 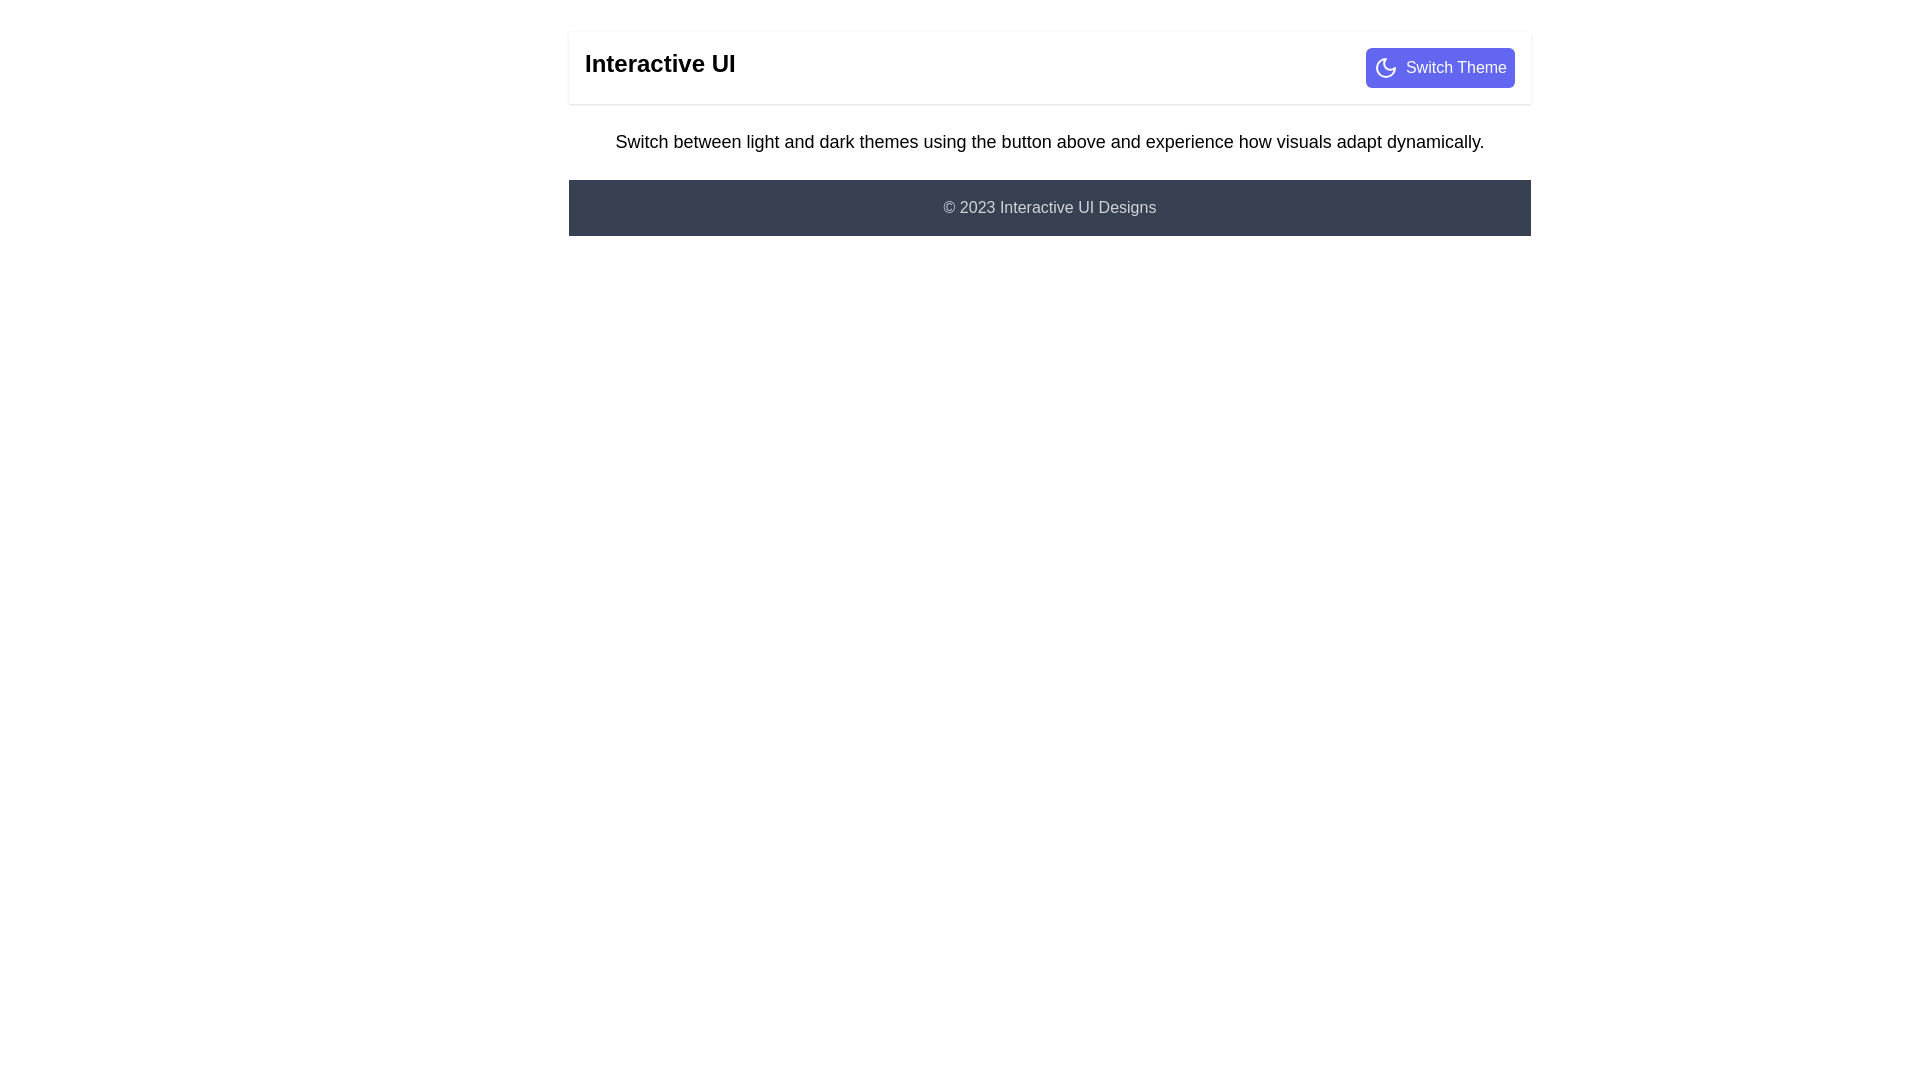 I want to click on attributes of the Icon (Crescent Moon) located in the top bar of the interface, adjacent to the 'Switch Theme' button, so click(x=1384, y=67).